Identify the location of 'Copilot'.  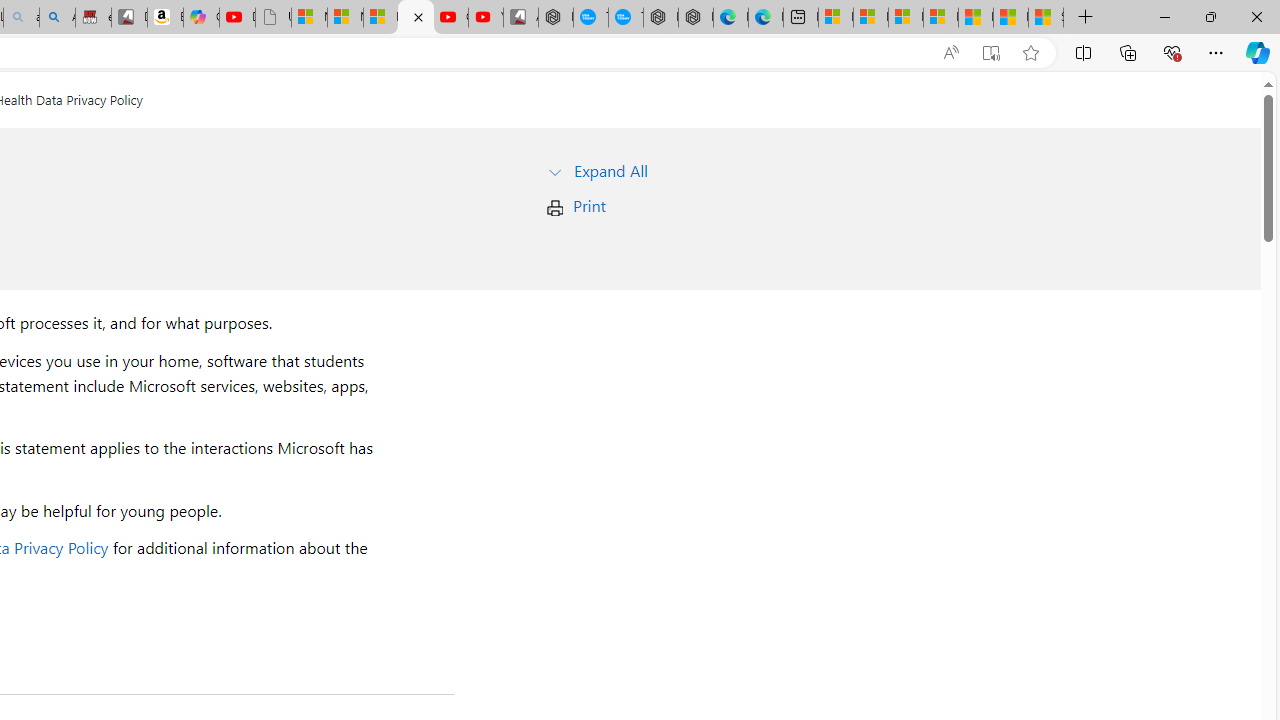
(201, 17).